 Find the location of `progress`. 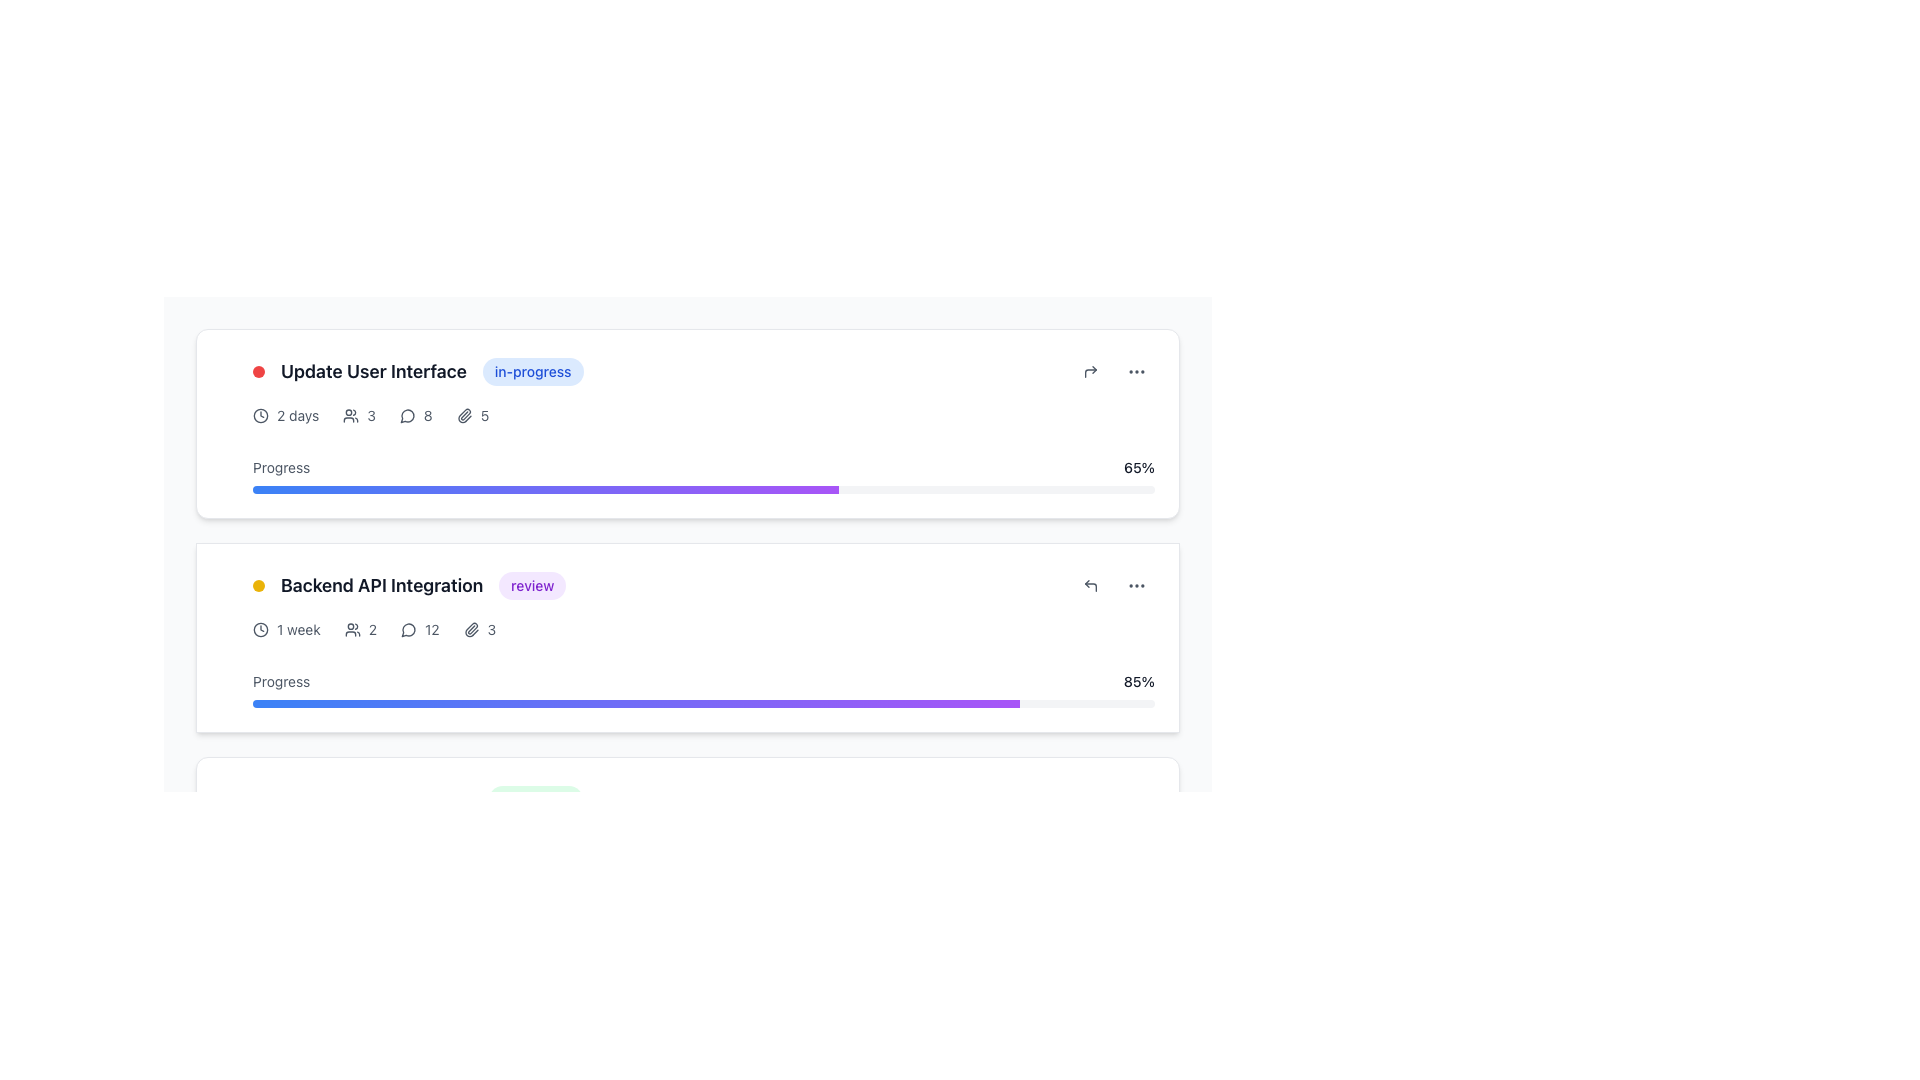

progress is located at coordinates (364, 489).